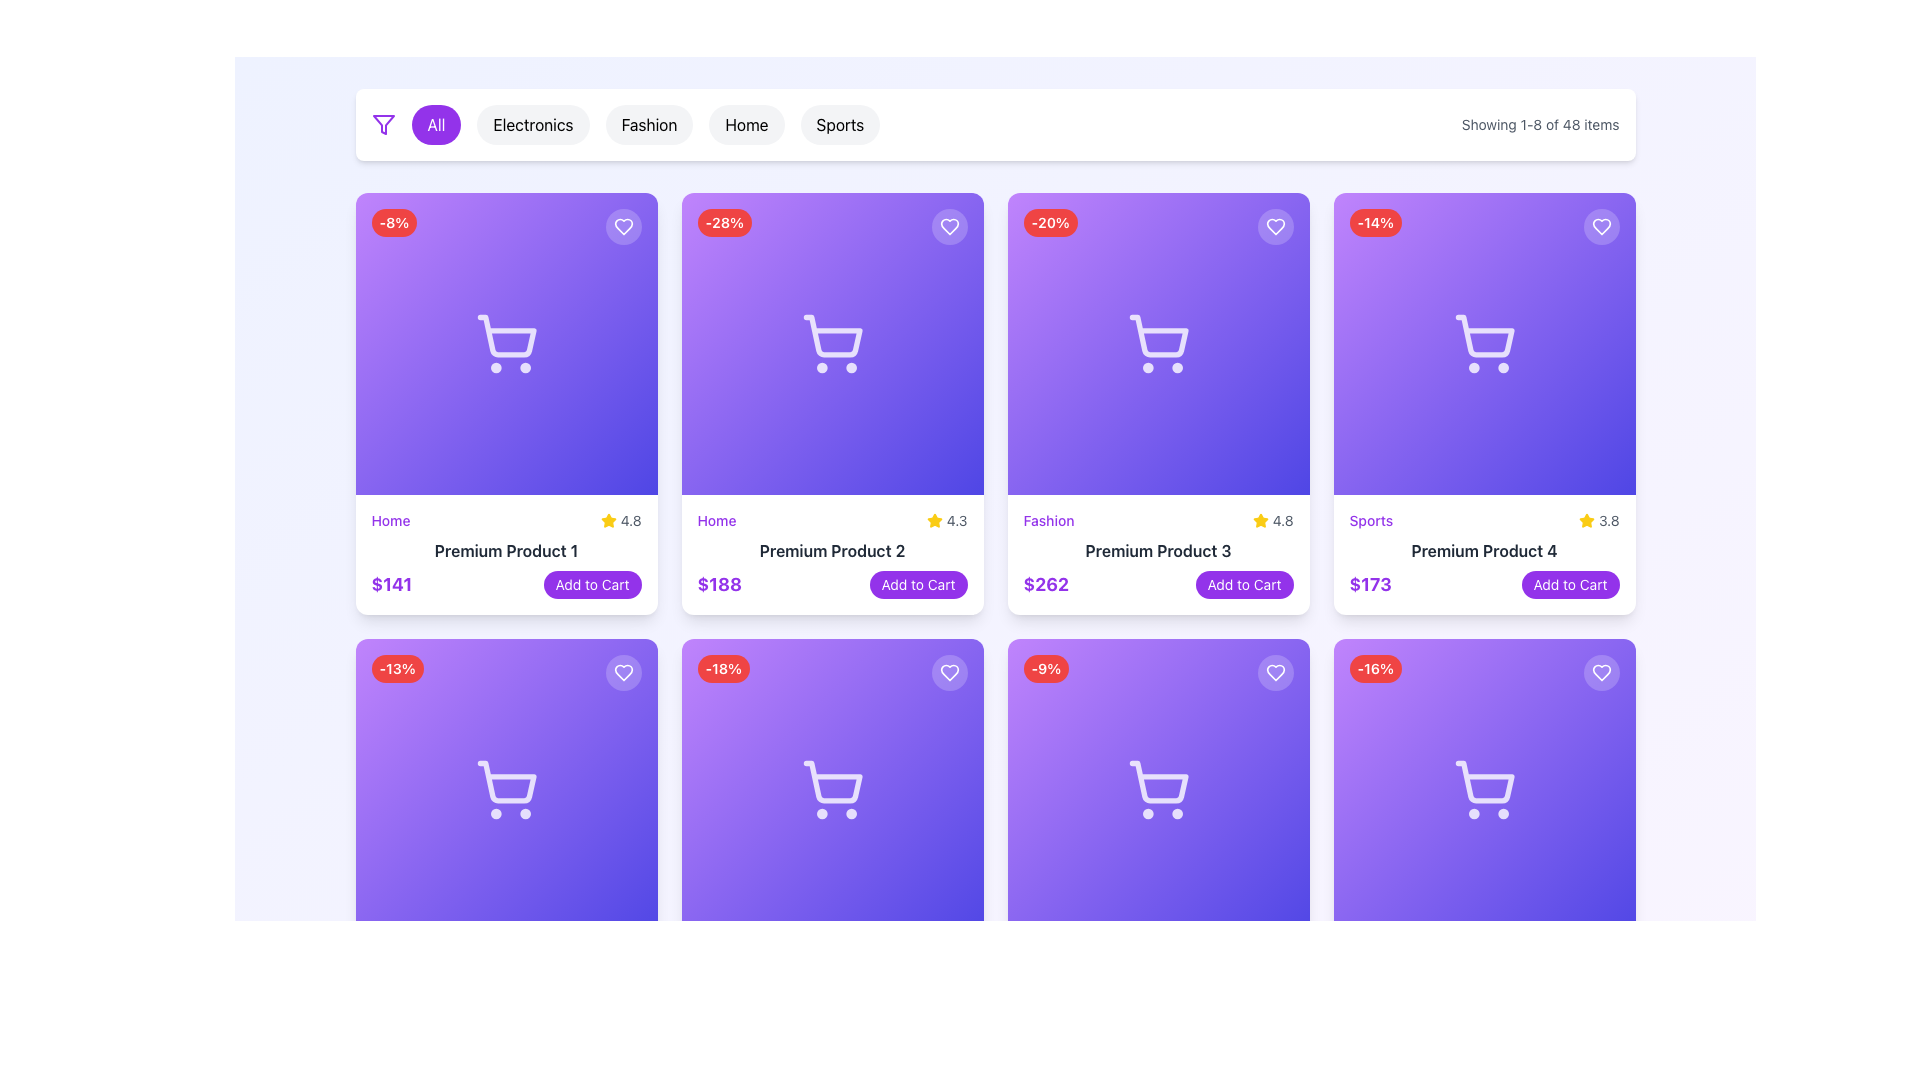  I want to click on the 'Electronics' button, which is a rounded rectangular button with a light gray background, to filter categories, so click(533, 124).